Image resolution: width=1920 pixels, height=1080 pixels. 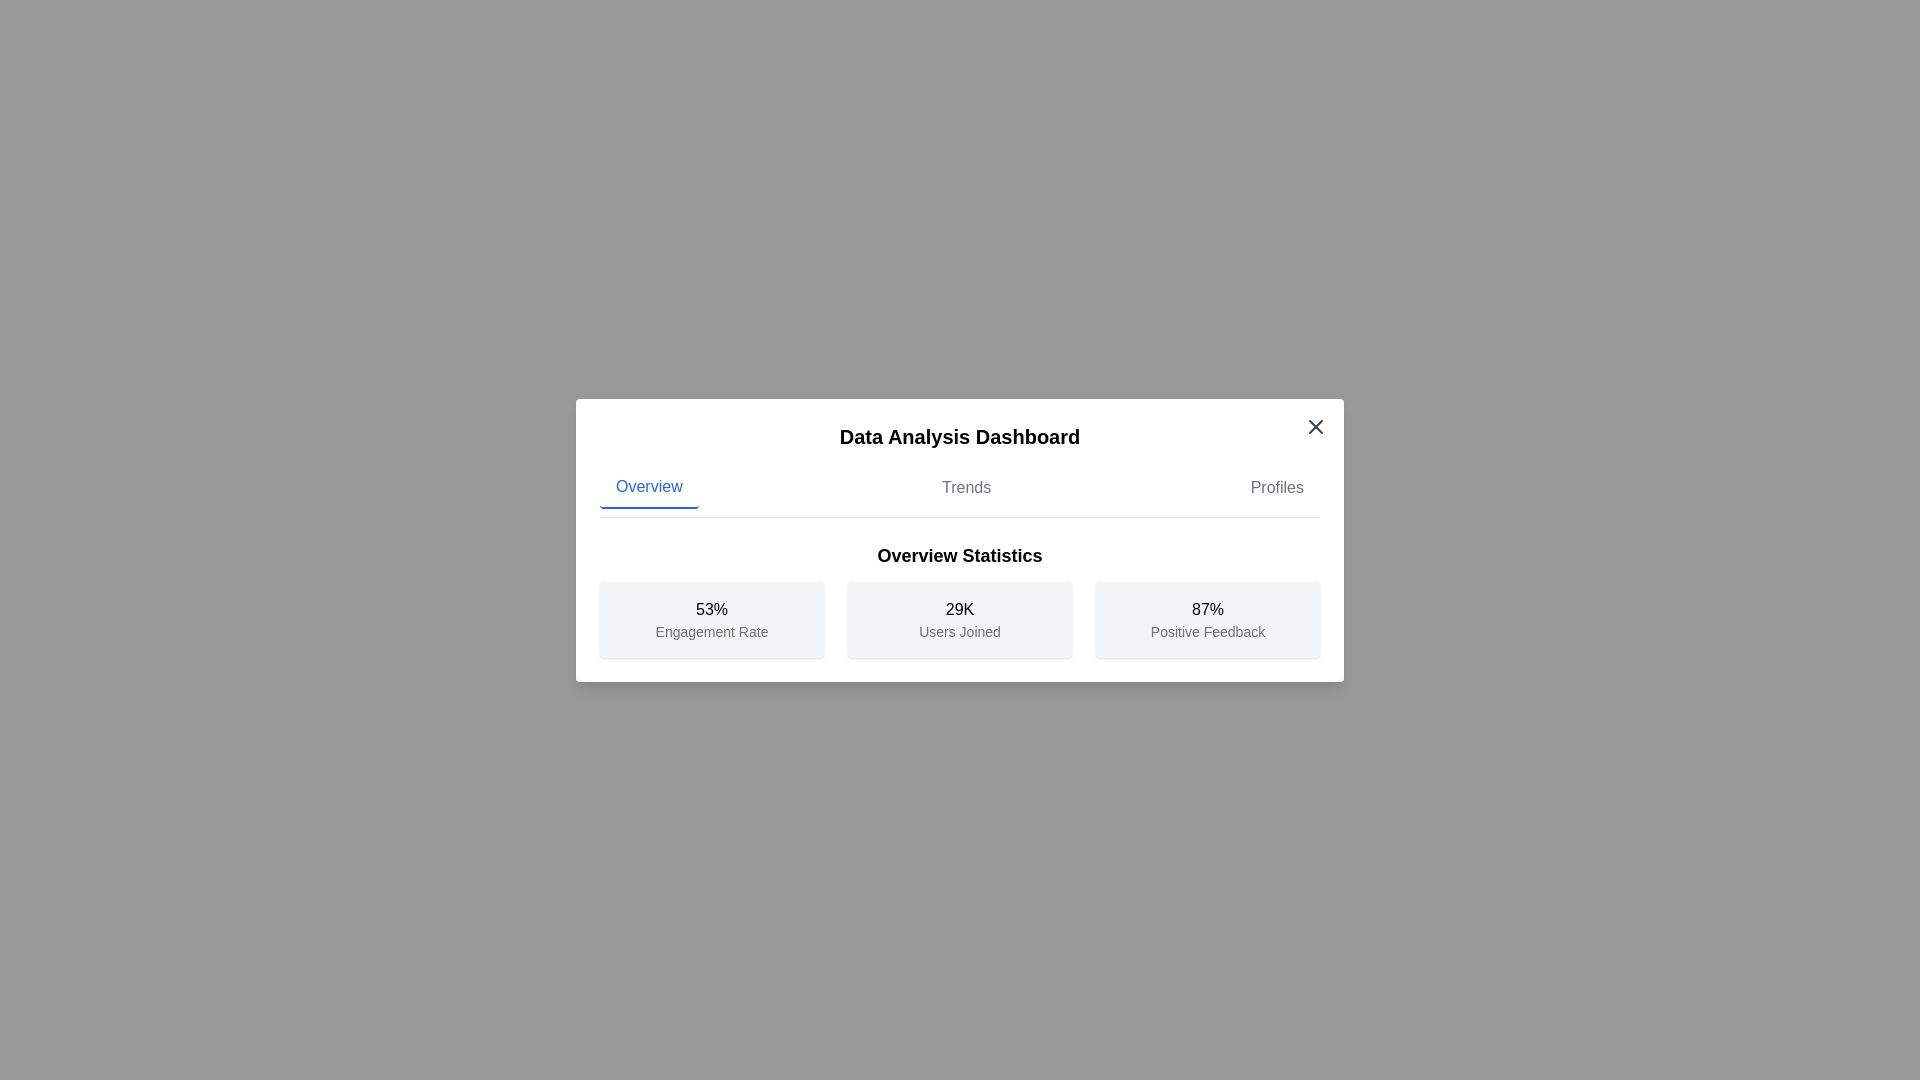 I want to click on the 'Engagement Rate' text label in the top-left section of the statistics block, which visually indicates the engagement metric, so click(x=711, y=608).